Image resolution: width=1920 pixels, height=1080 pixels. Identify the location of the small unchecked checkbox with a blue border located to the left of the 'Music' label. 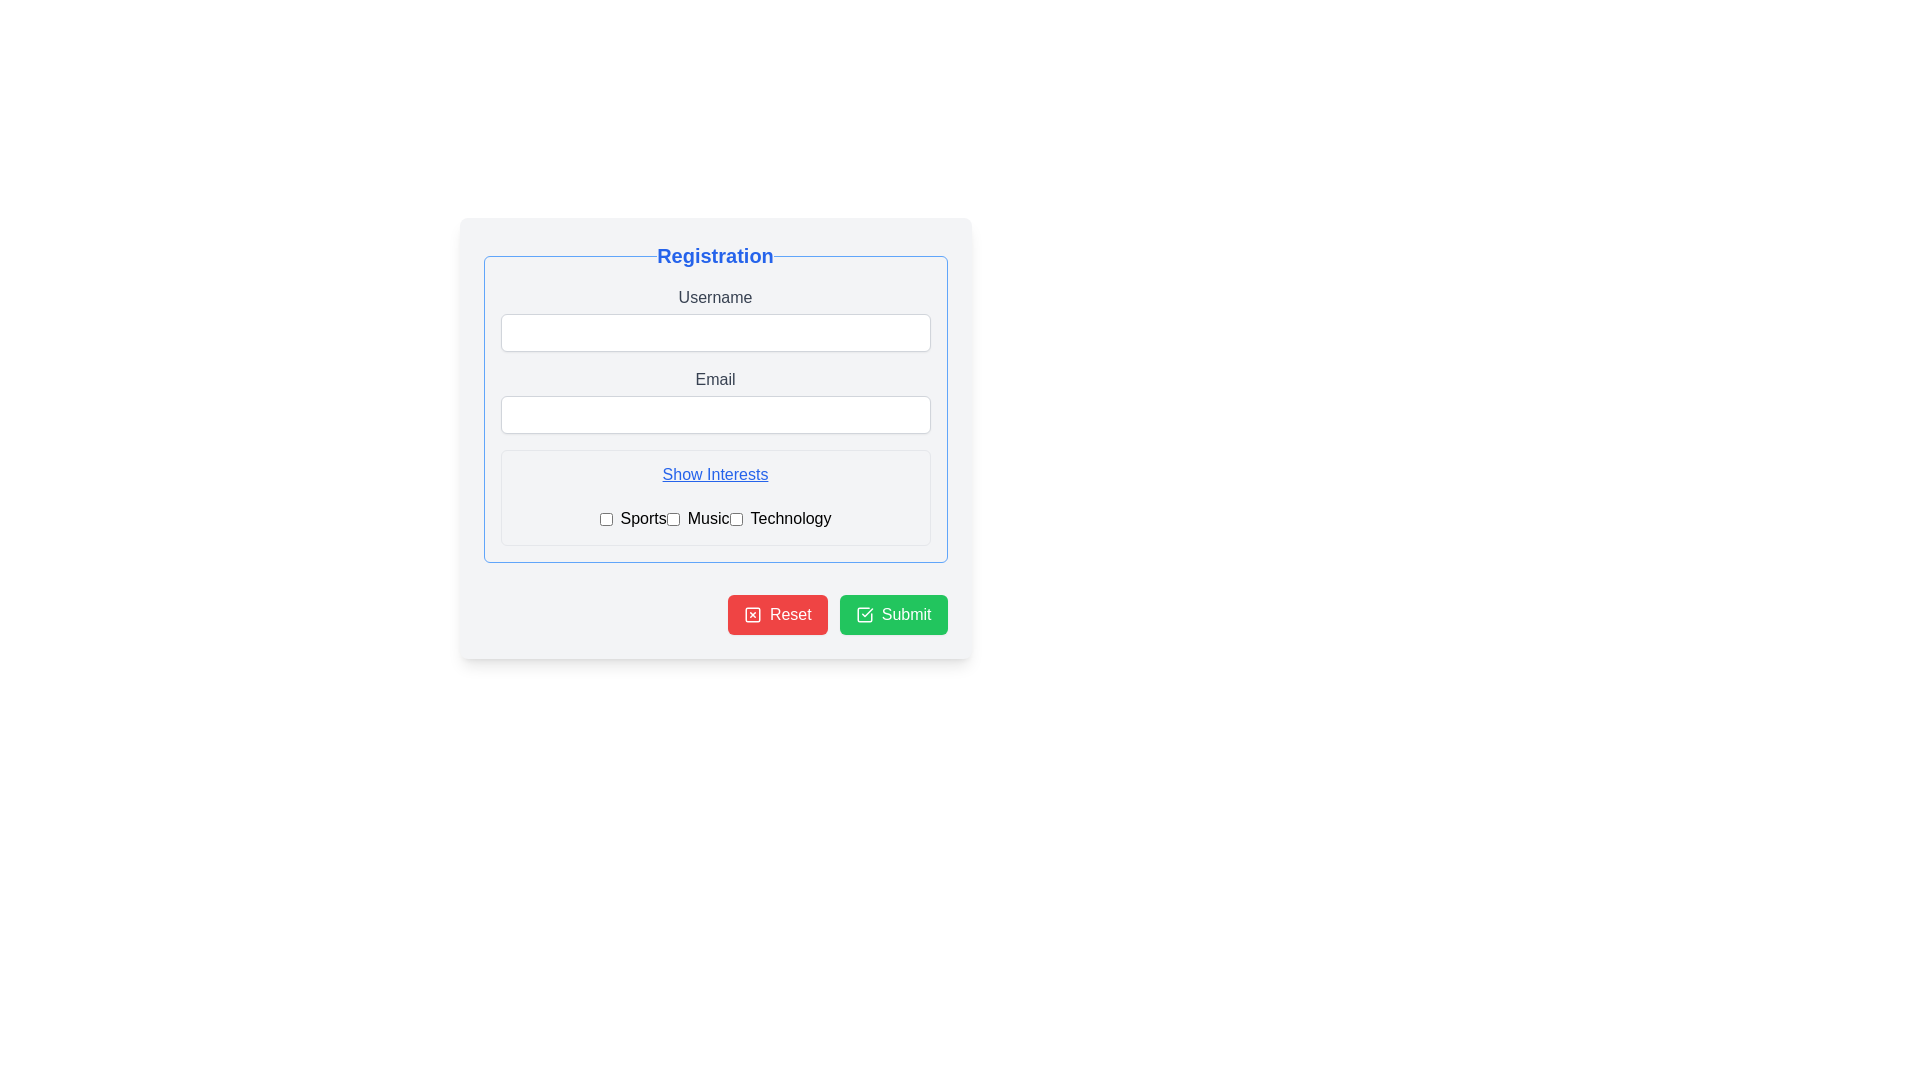
(673, 518).